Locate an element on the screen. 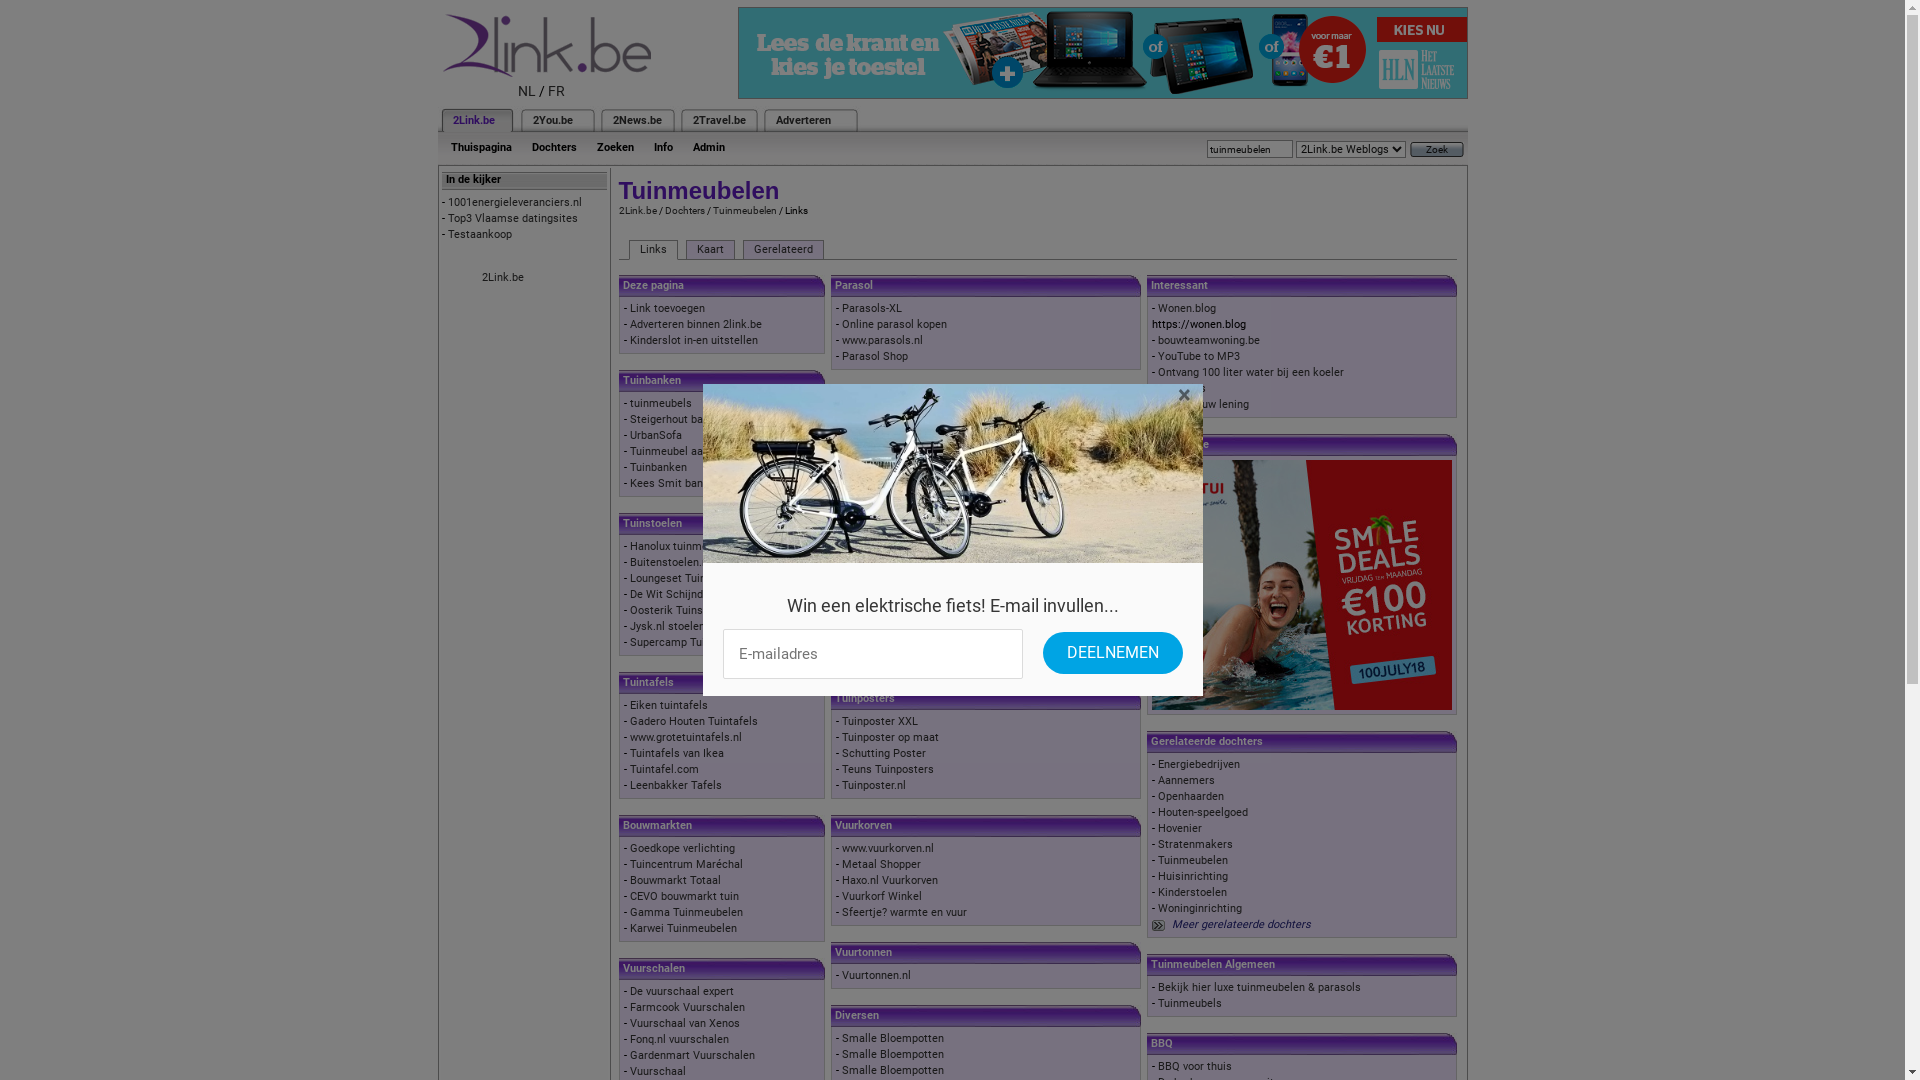 The image size is (1920, 1080). 'Tuintafels van Ikea' is located at coordinates (676, 753).